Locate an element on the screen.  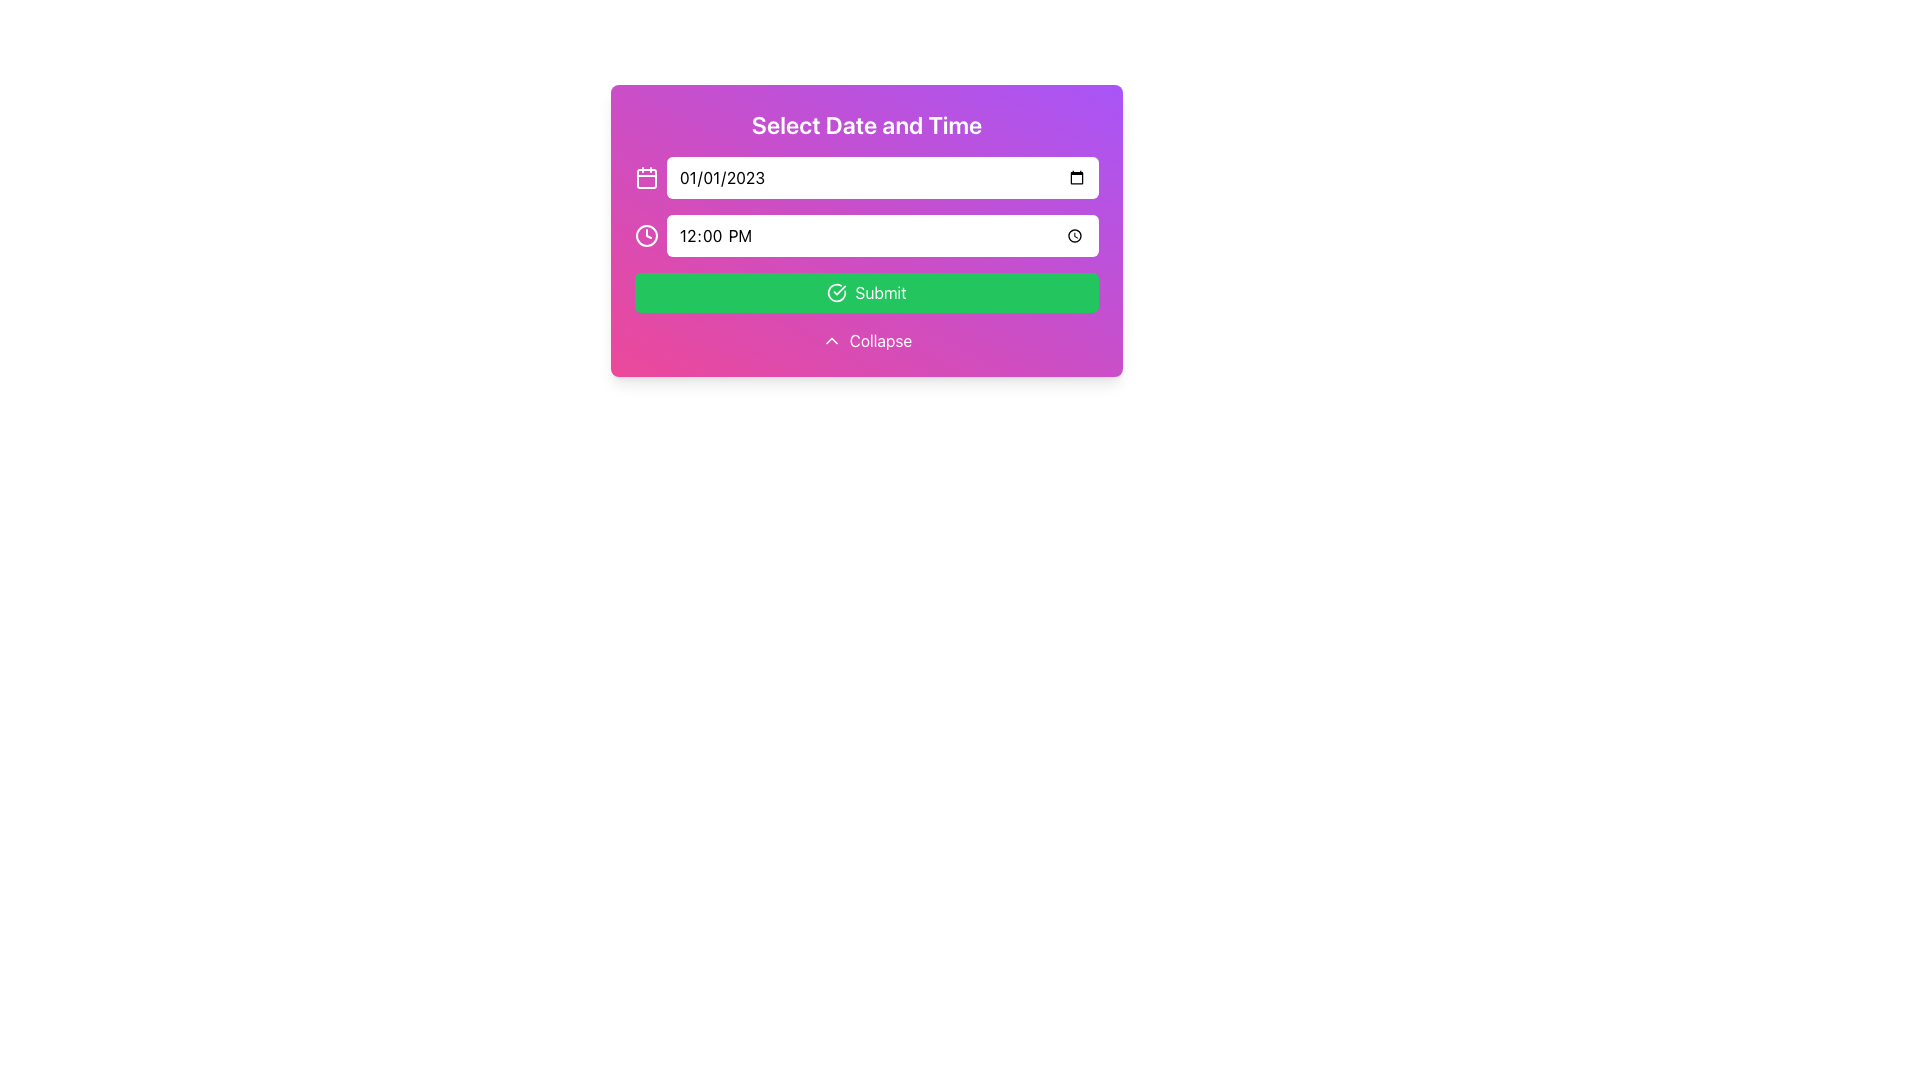
the clock icon located to the left of the time input field labeled '12:00 PM' is located at coordinates (647, 234).